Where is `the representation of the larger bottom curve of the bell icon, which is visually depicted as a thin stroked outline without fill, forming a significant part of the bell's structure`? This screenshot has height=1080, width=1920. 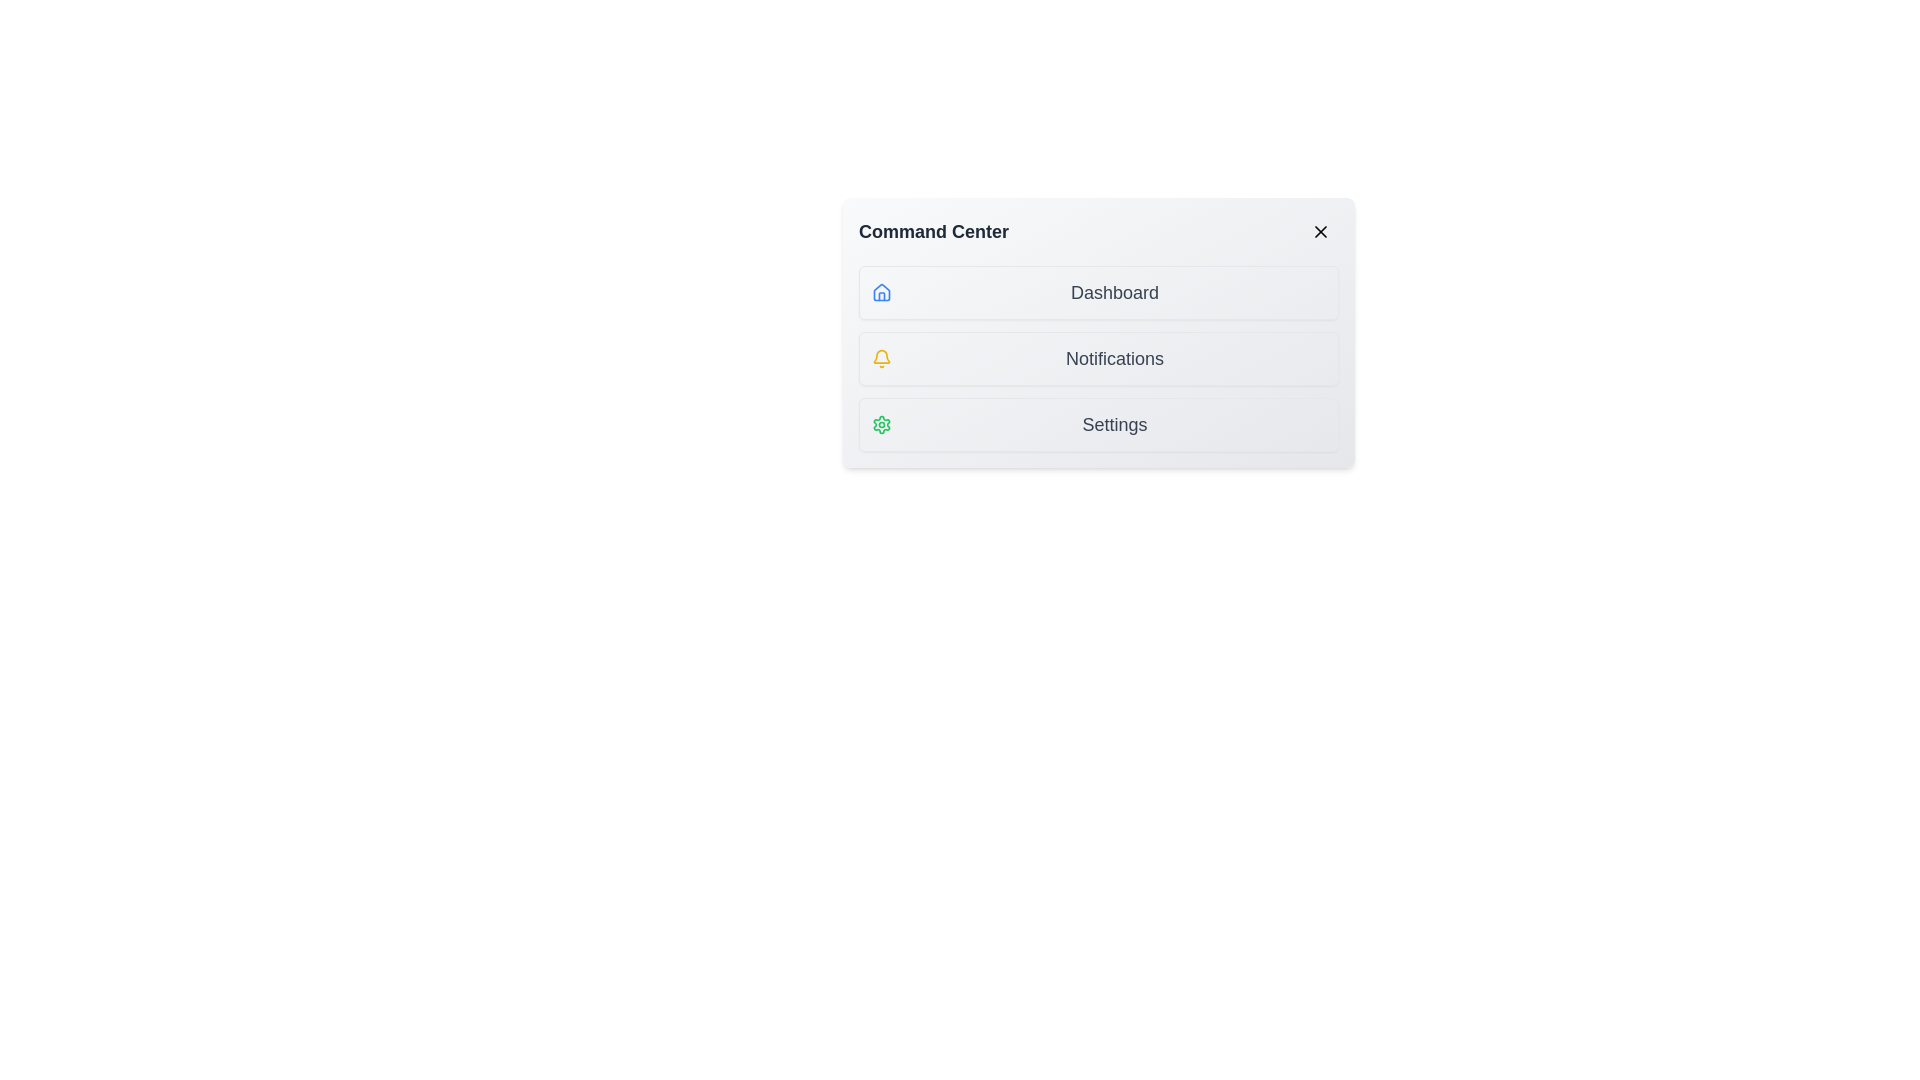 the representation of the larger bottom curve of the bell icon, which is visually depicted as a thin stroked outline without fill, forming a significant part of the bell's structure is located at coordinates (881, 355).